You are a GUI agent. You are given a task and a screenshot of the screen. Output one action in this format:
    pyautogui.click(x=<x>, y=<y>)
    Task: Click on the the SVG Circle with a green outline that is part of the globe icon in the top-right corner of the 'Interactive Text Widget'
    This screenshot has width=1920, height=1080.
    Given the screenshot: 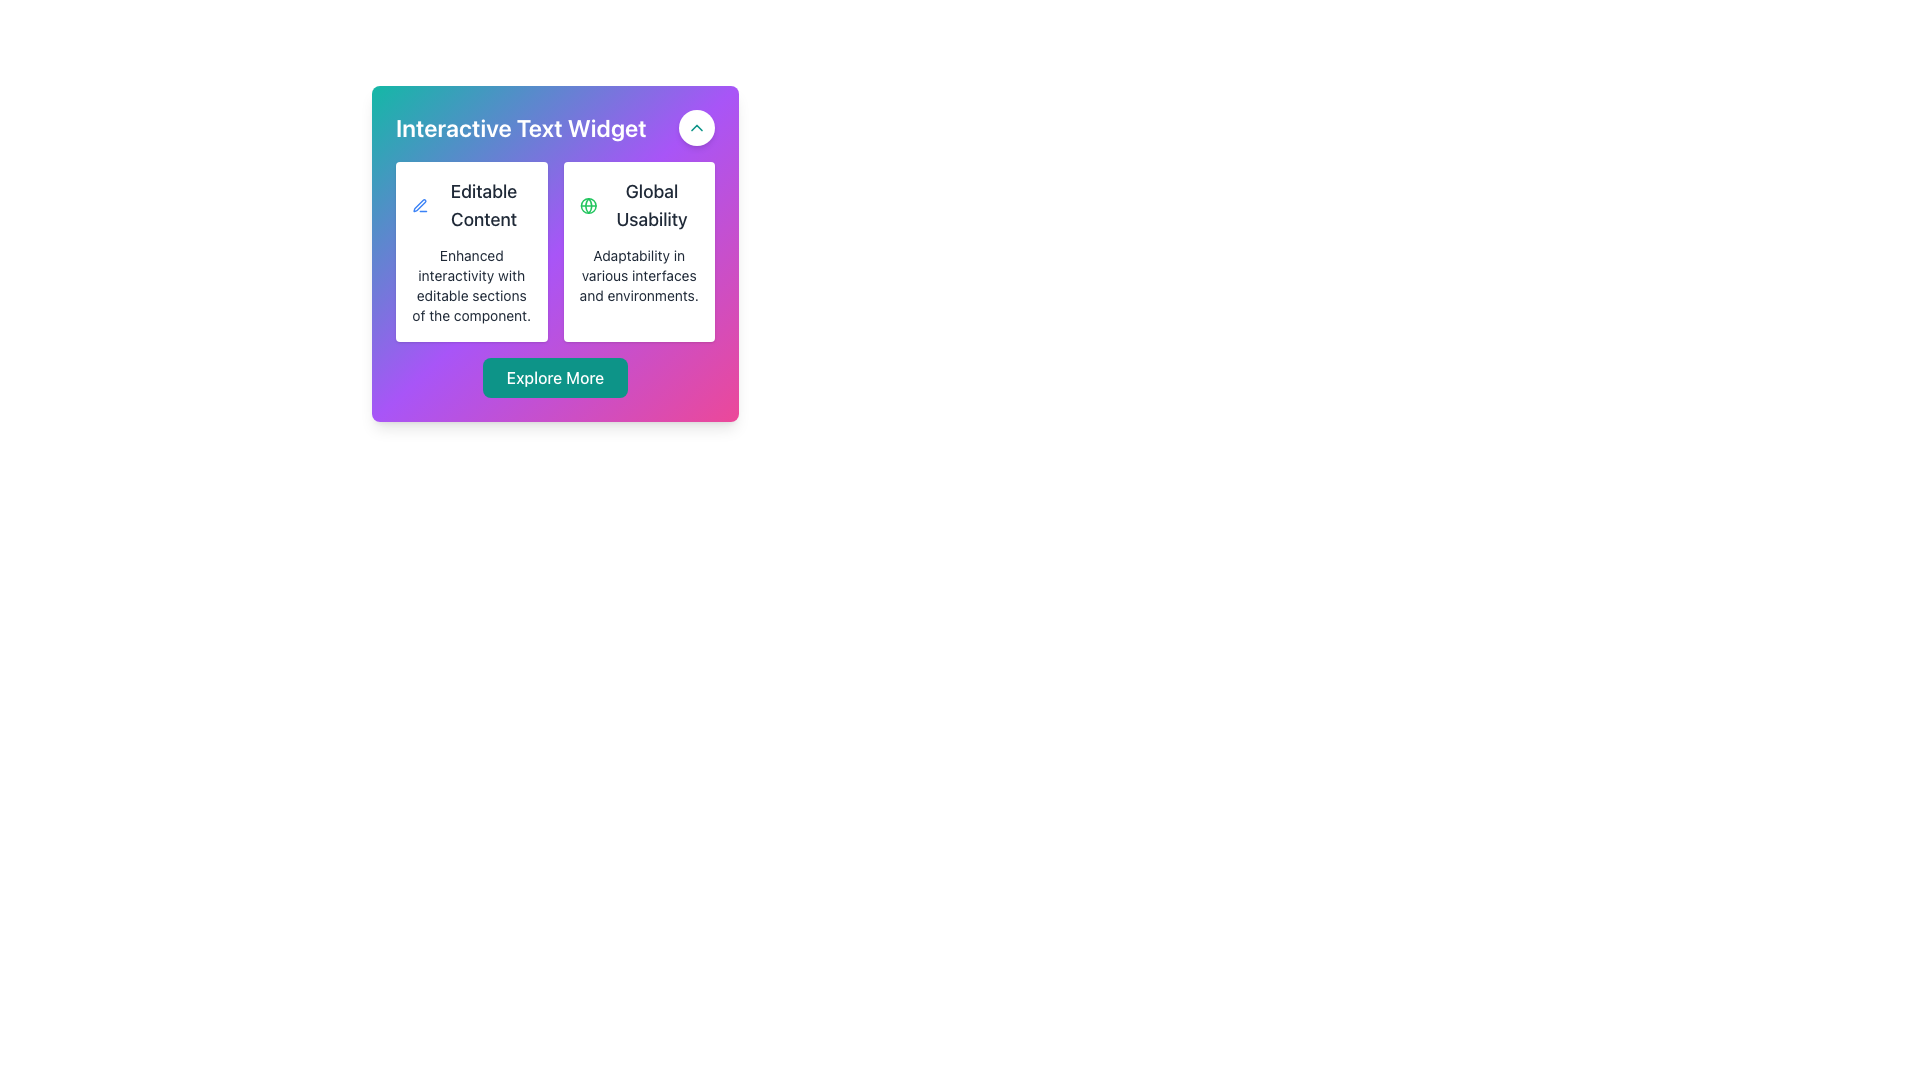 What is the action you would take?
    pyautogui.click(x=587, y=205)
    